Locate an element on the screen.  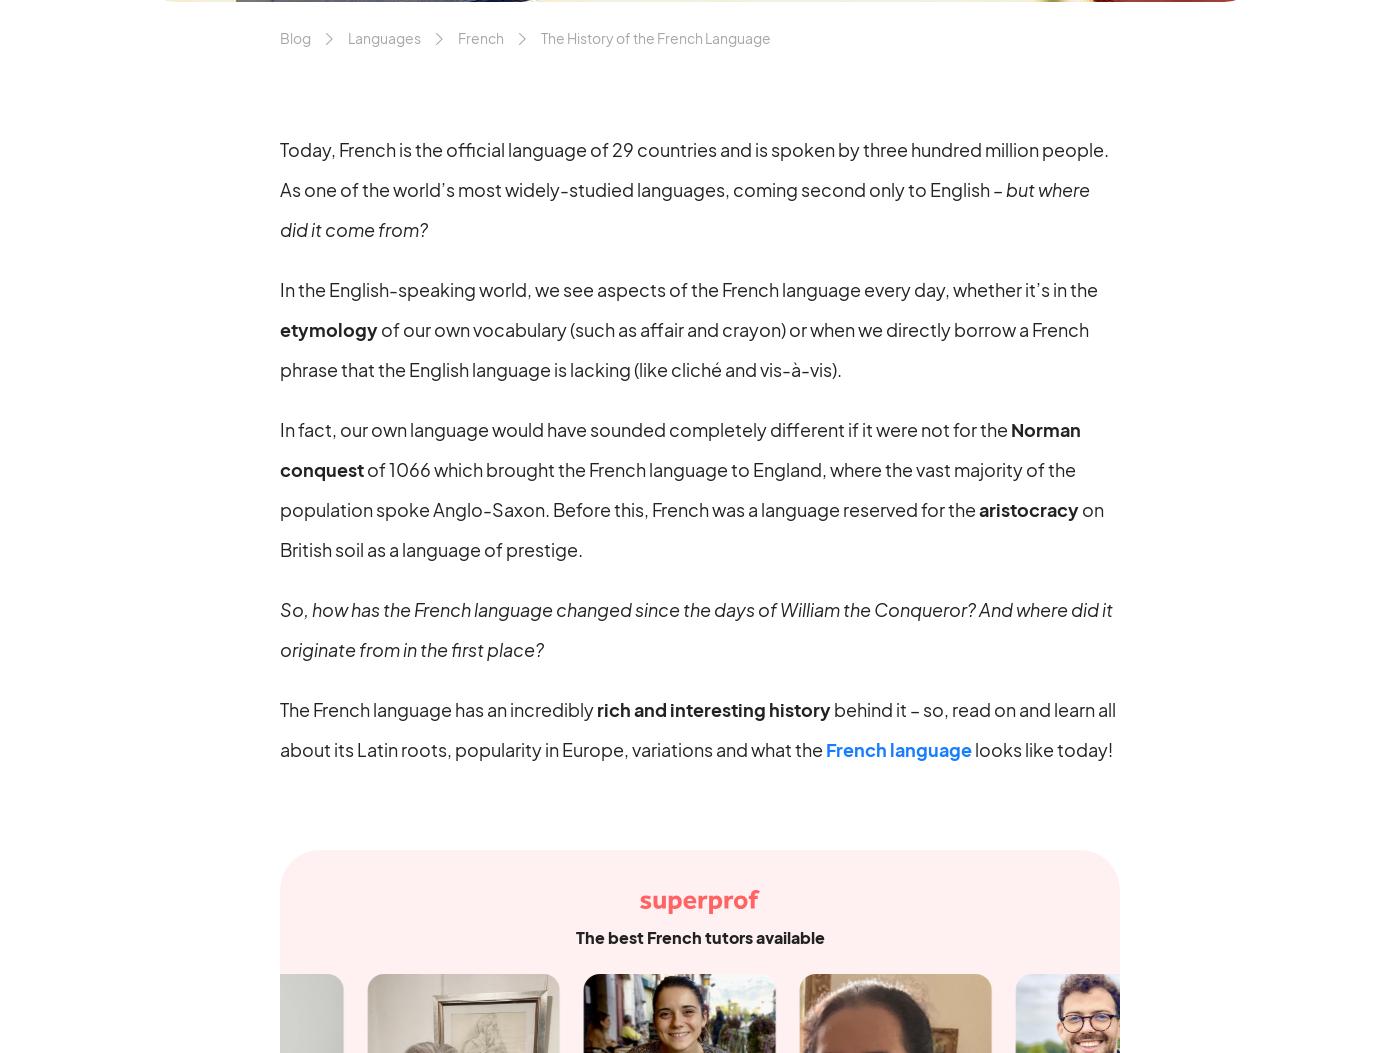
'The best French tutors available' is located at coordinates (699, 935).